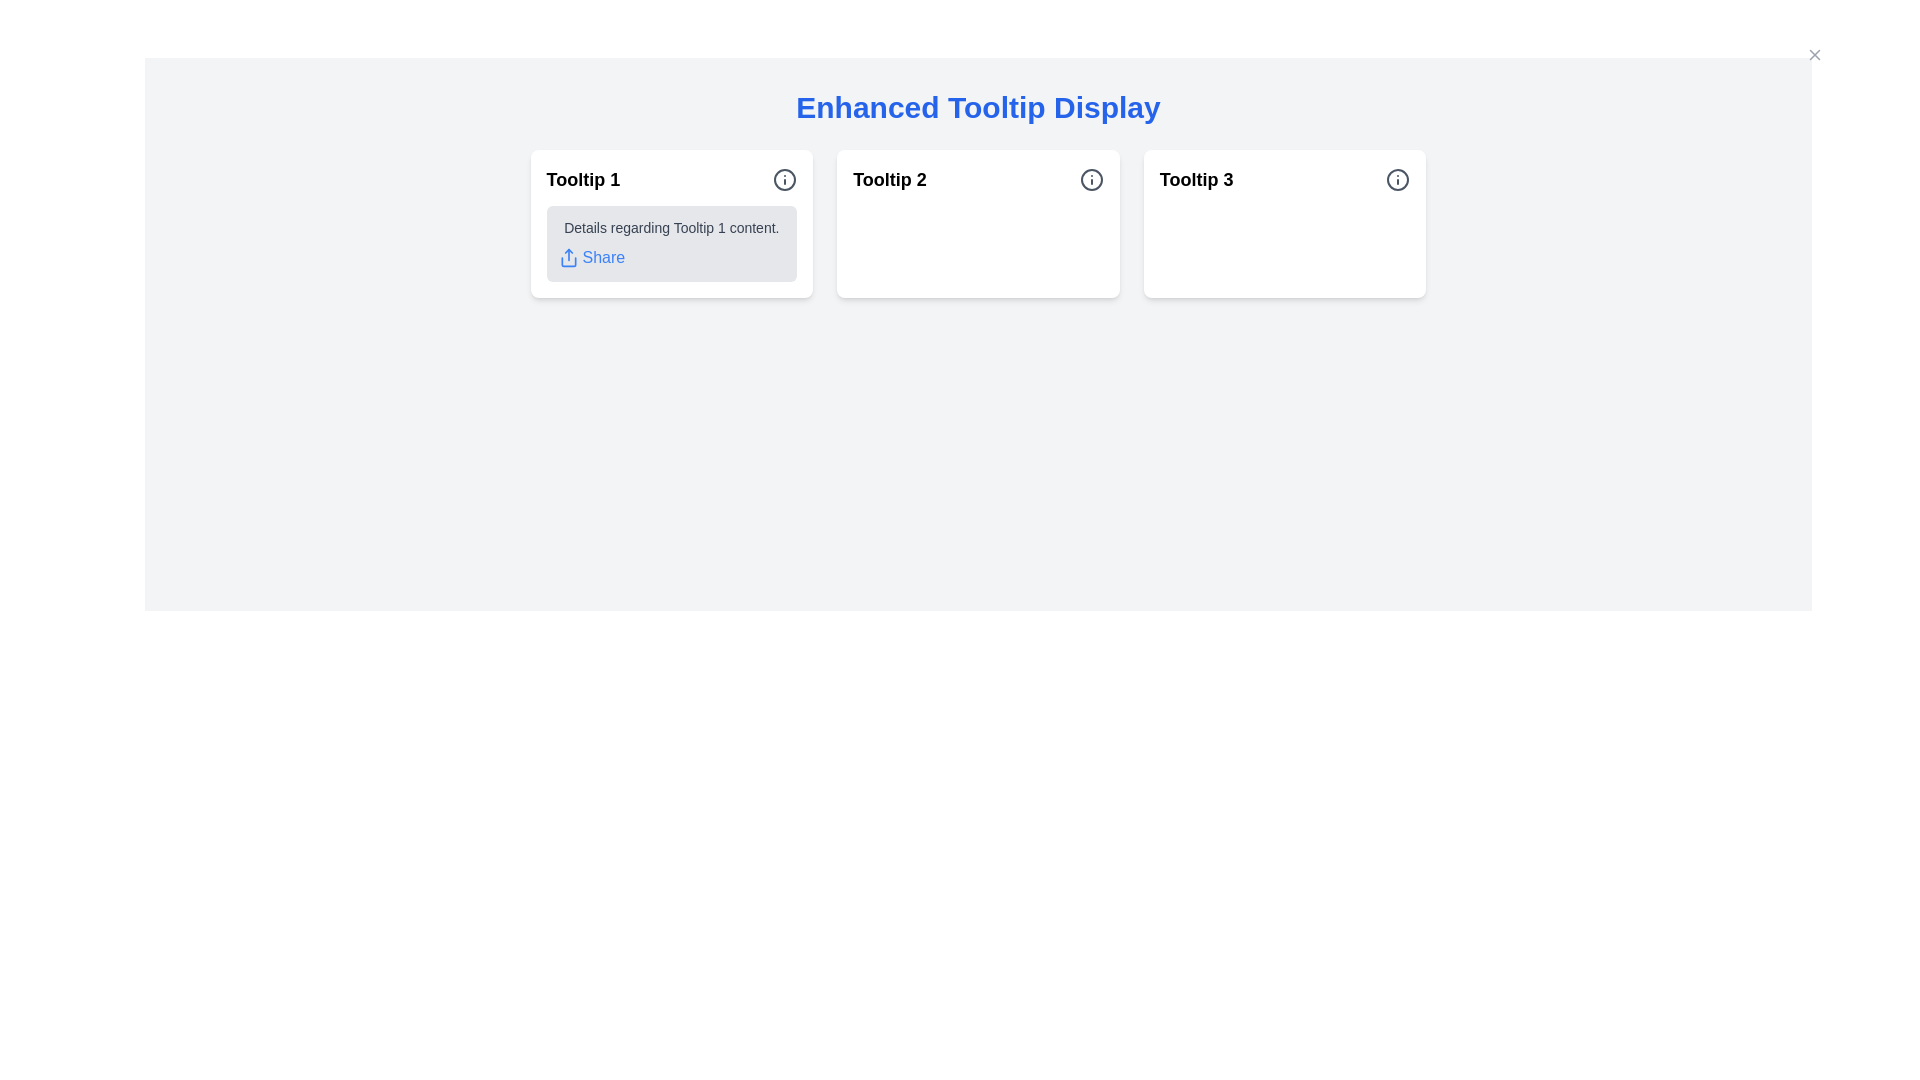  What do you see at coordinates (567, 257) in the screenshot?
I see `the 'Share' icon, which is a small blue outlined arrow pointing upward from a box, located in the first tooltip box under 'Tooltip 1', to initiate sharing` at bounding box center [567, 257].